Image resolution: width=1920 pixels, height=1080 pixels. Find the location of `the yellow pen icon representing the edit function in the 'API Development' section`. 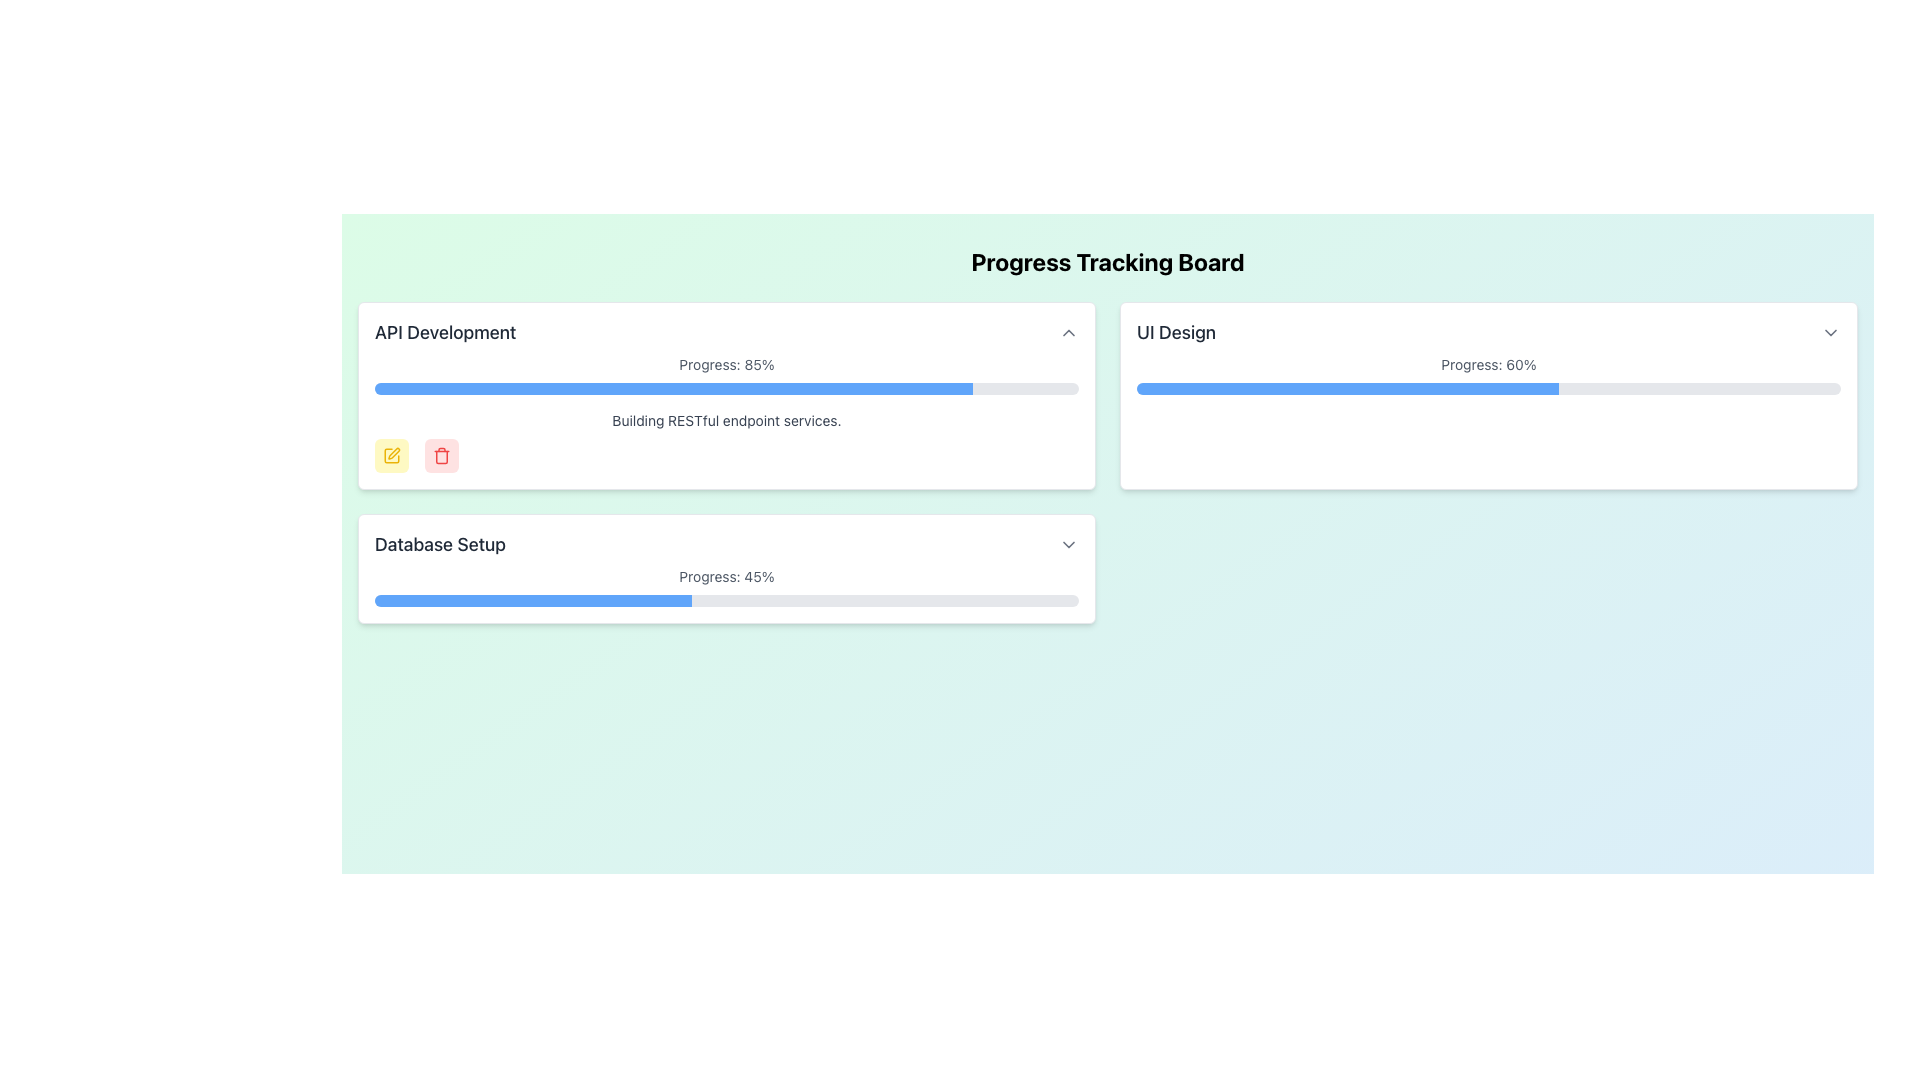

the yellow pen icon representing the edit function in the 'API Development' section is located at coordinates (393, 452).